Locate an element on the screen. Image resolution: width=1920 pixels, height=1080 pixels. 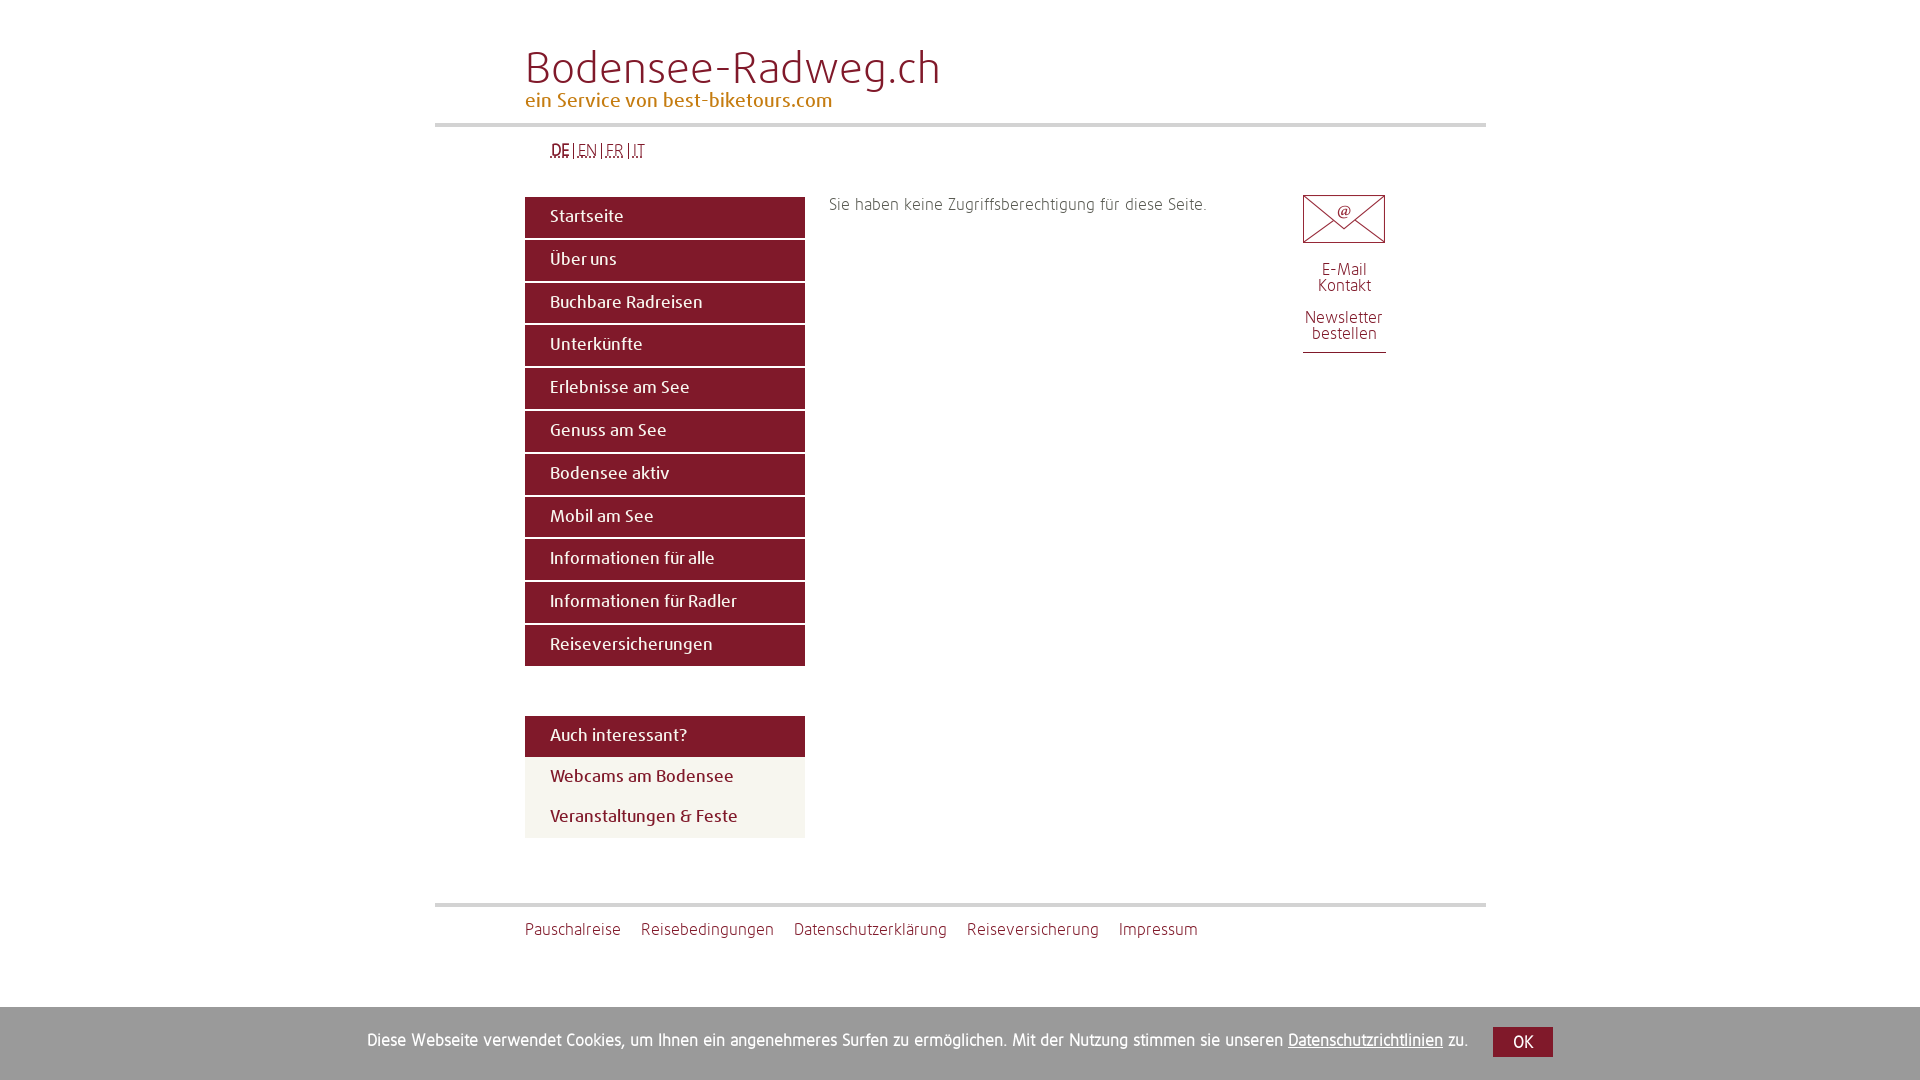
'Datenschutzrichtlinien' is located at coordinates (1364, 1040).